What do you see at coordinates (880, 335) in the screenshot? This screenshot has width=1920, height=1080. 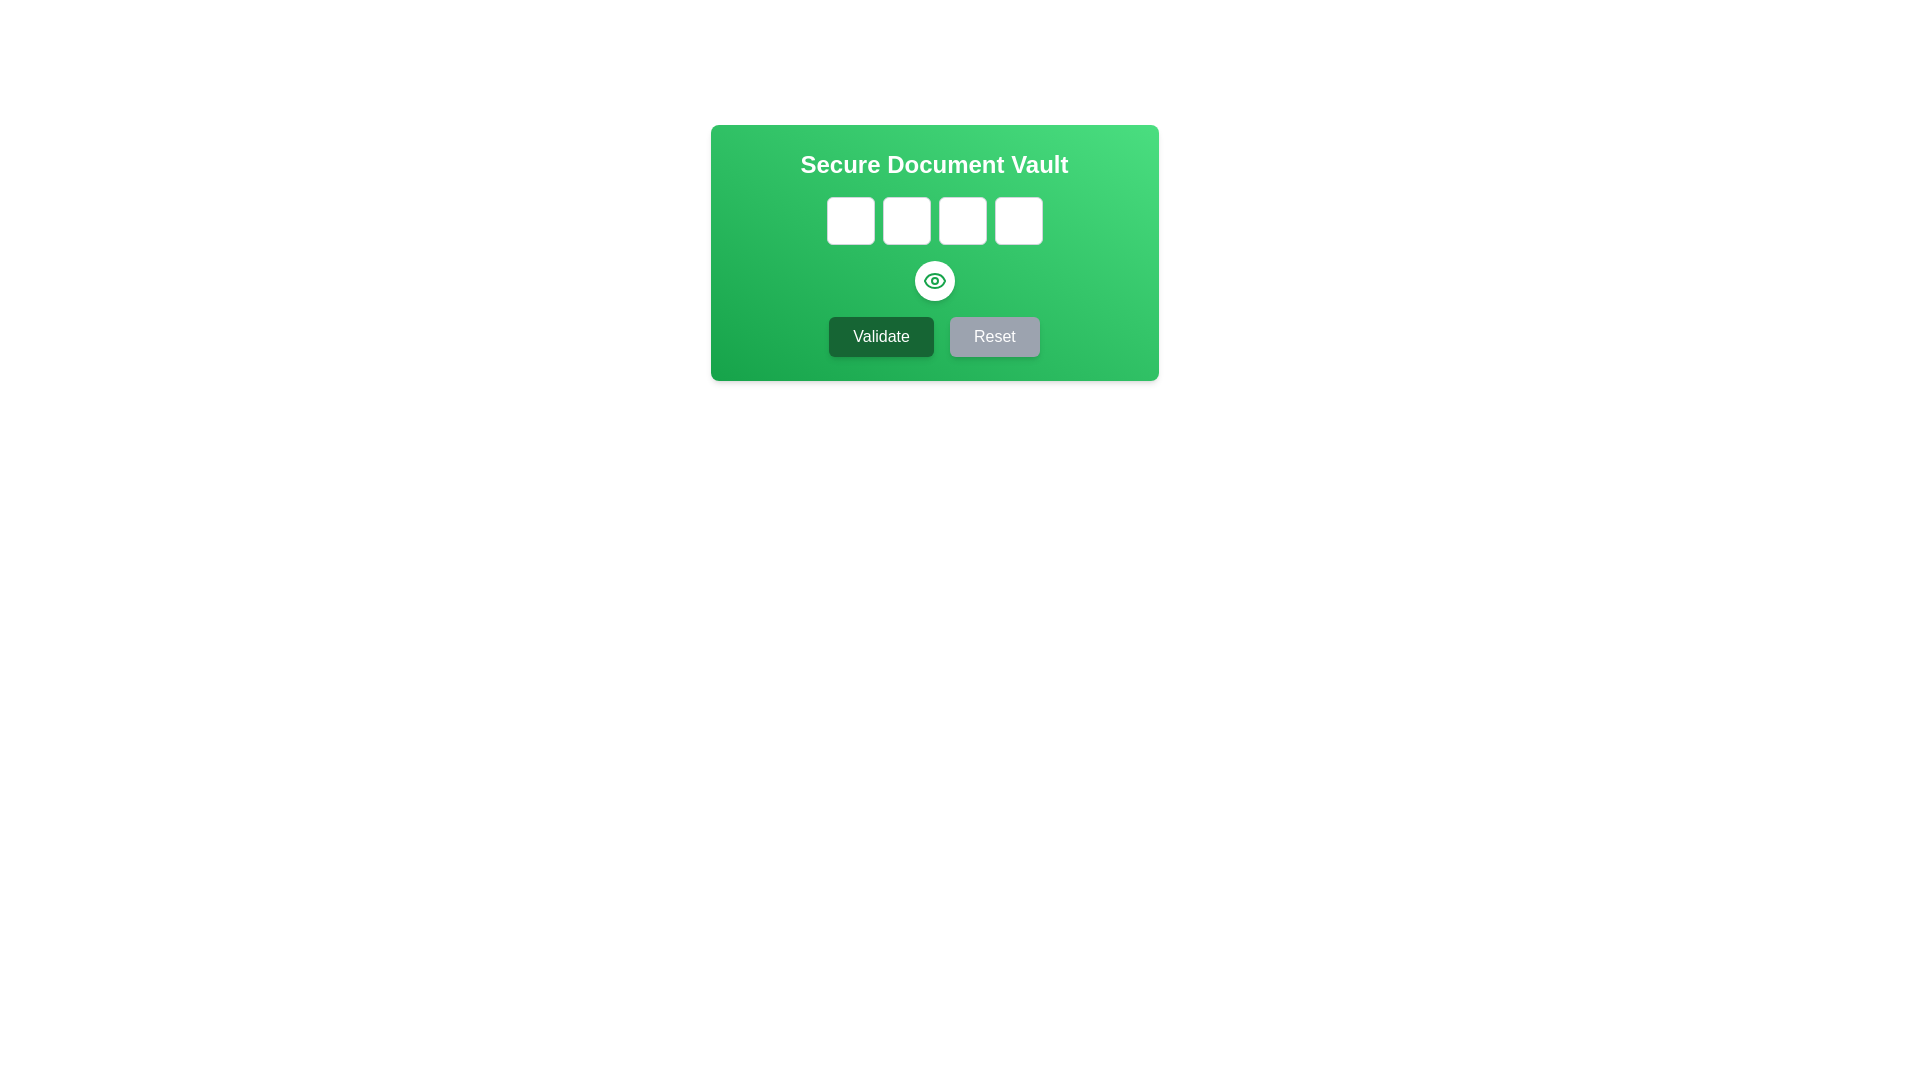 I see `the green 'Validate' button located at the bottom center of the 'Secure Document Vault' box` at bounding box center [880, 335].